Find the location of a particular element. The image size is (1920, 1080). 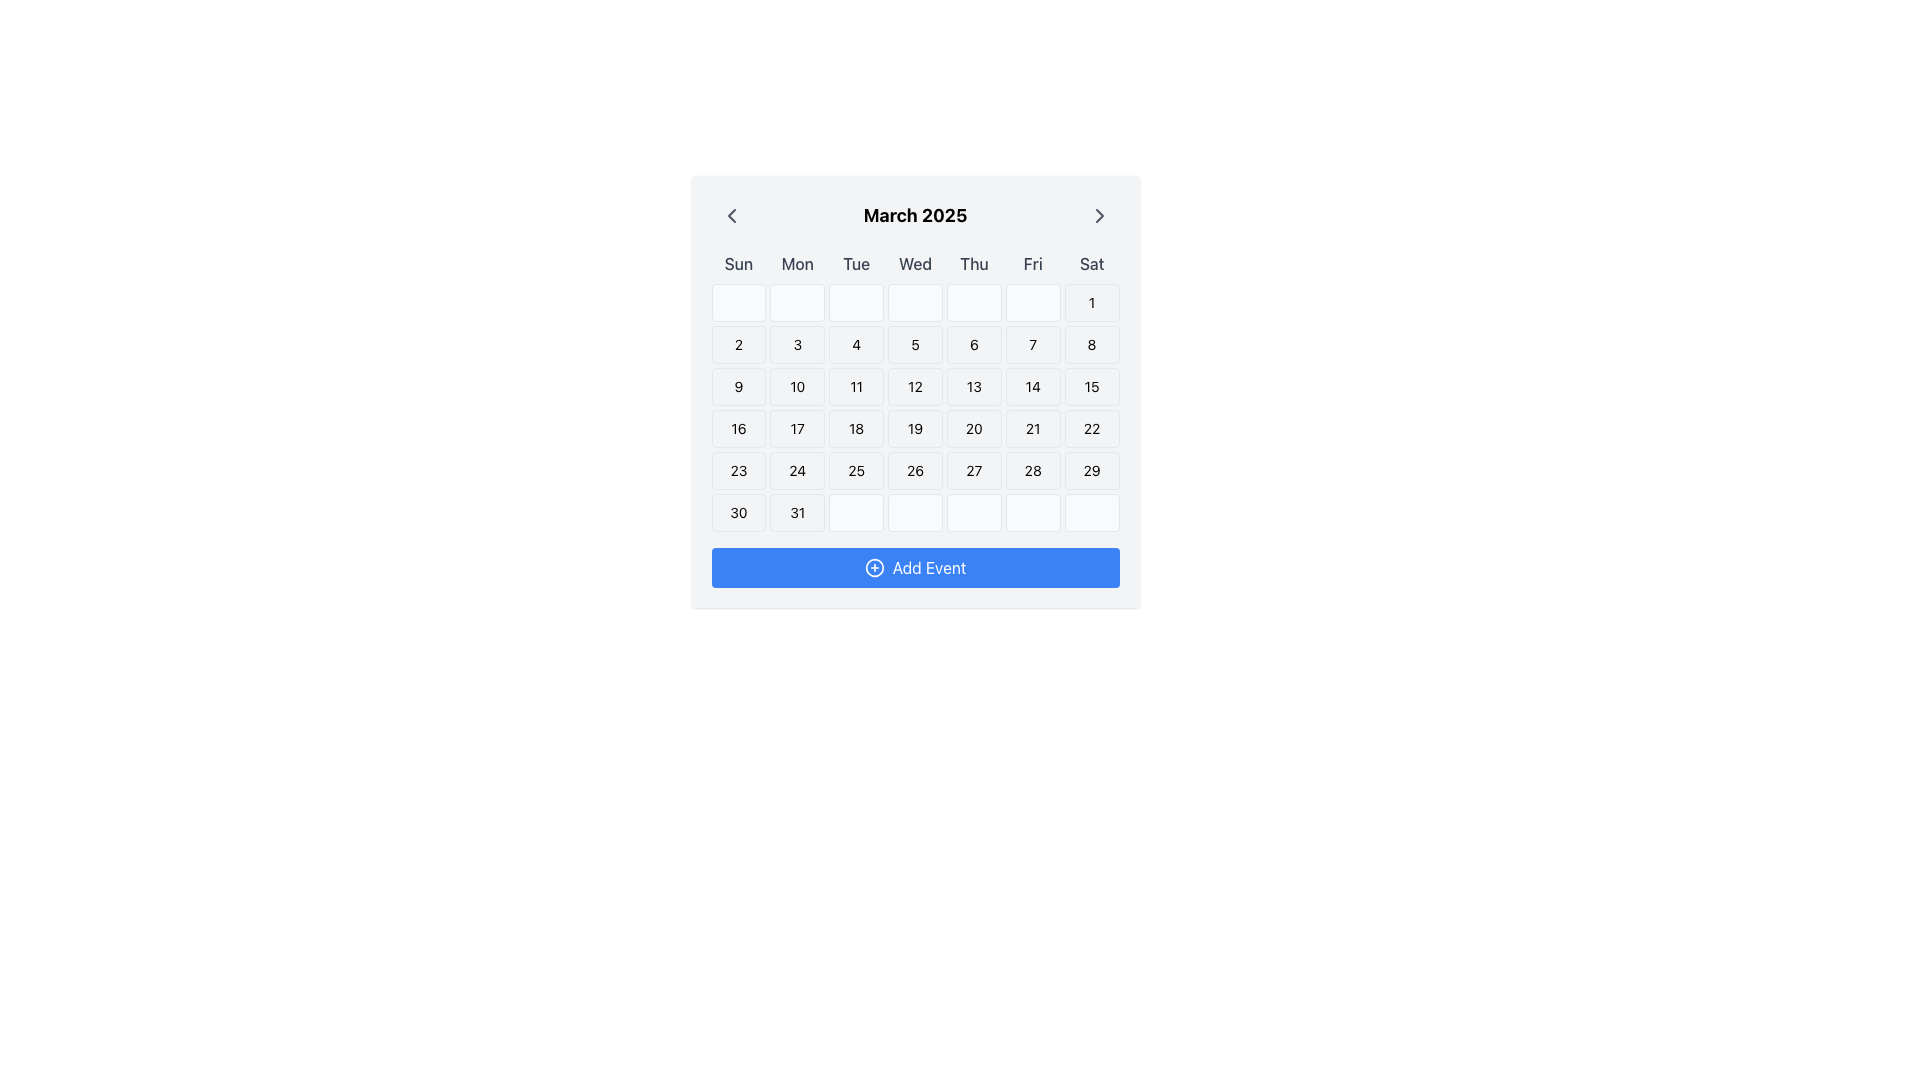

the button labeled '6' in the calendar grid is located at coordinates (974, 343).